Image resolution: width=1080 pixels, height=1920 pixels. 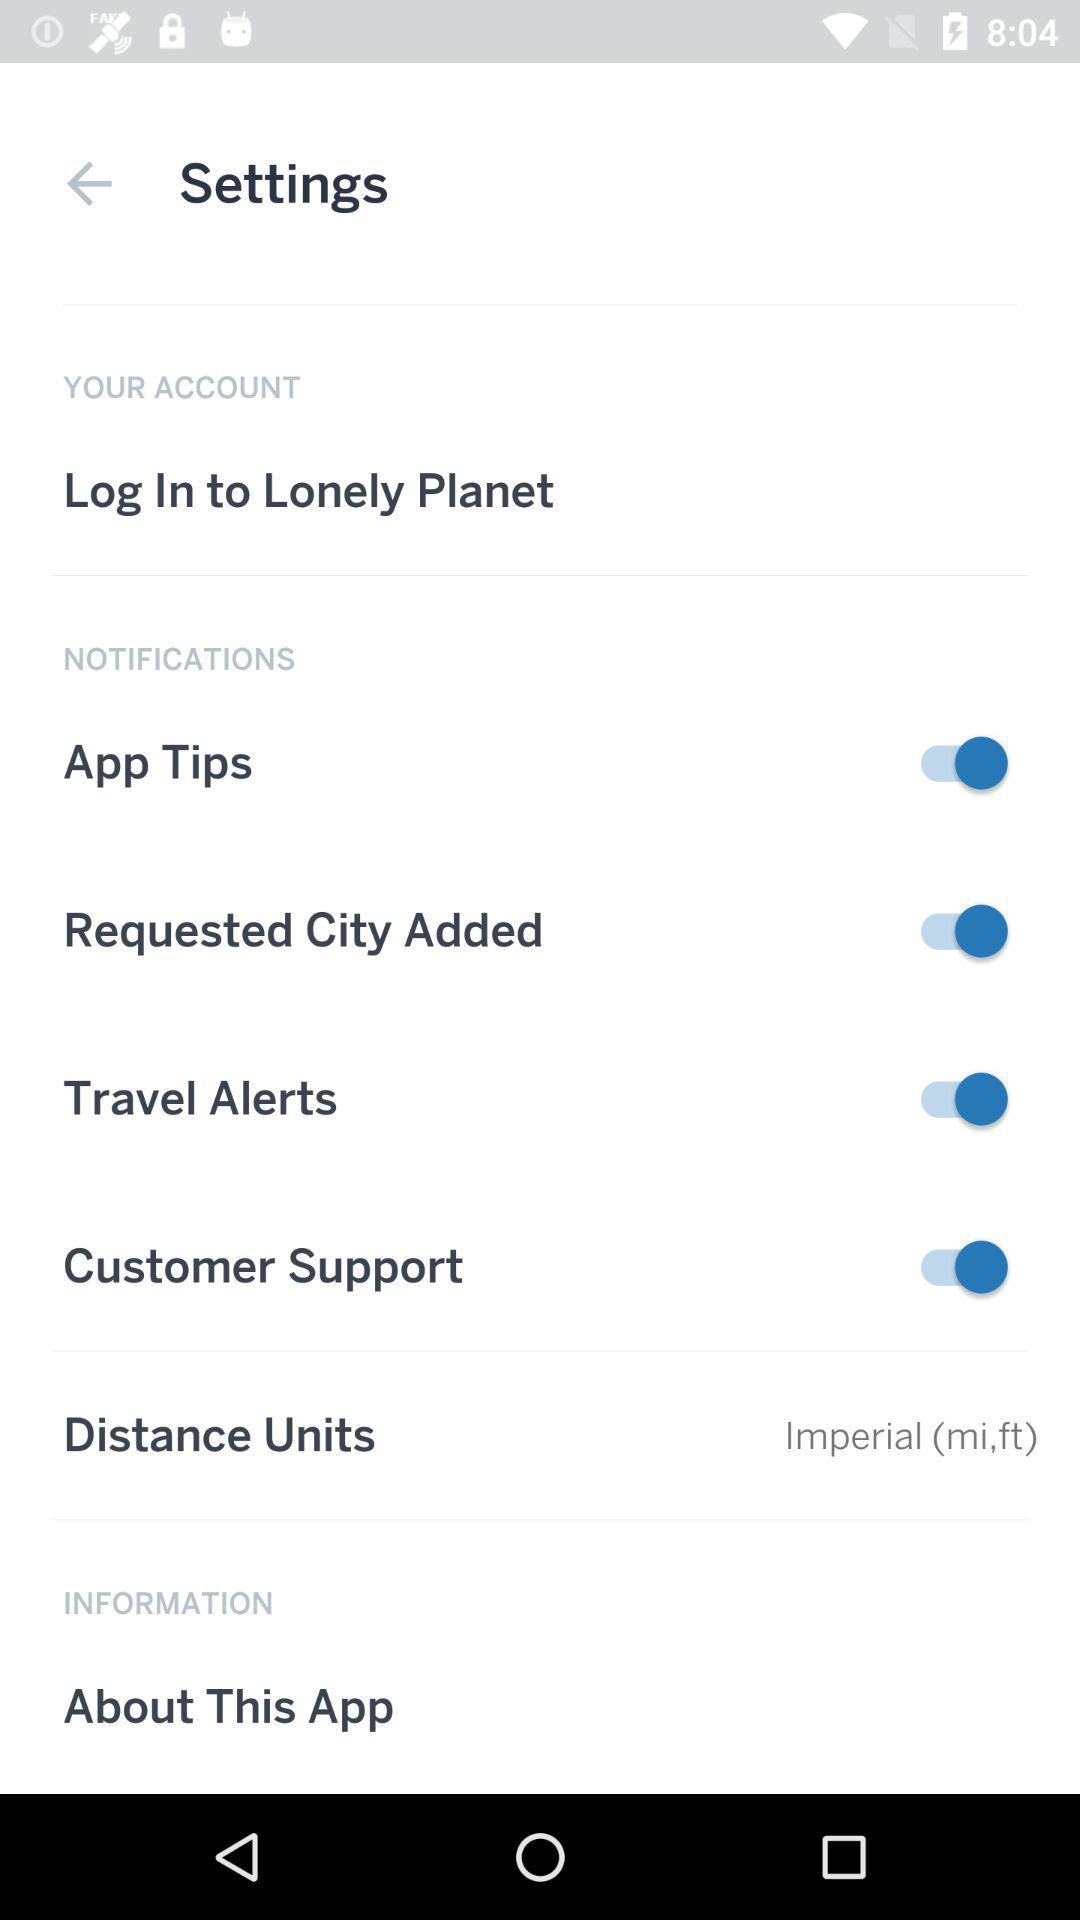 I want to click on the arrow_backward icon, so click(x=88, y=183).